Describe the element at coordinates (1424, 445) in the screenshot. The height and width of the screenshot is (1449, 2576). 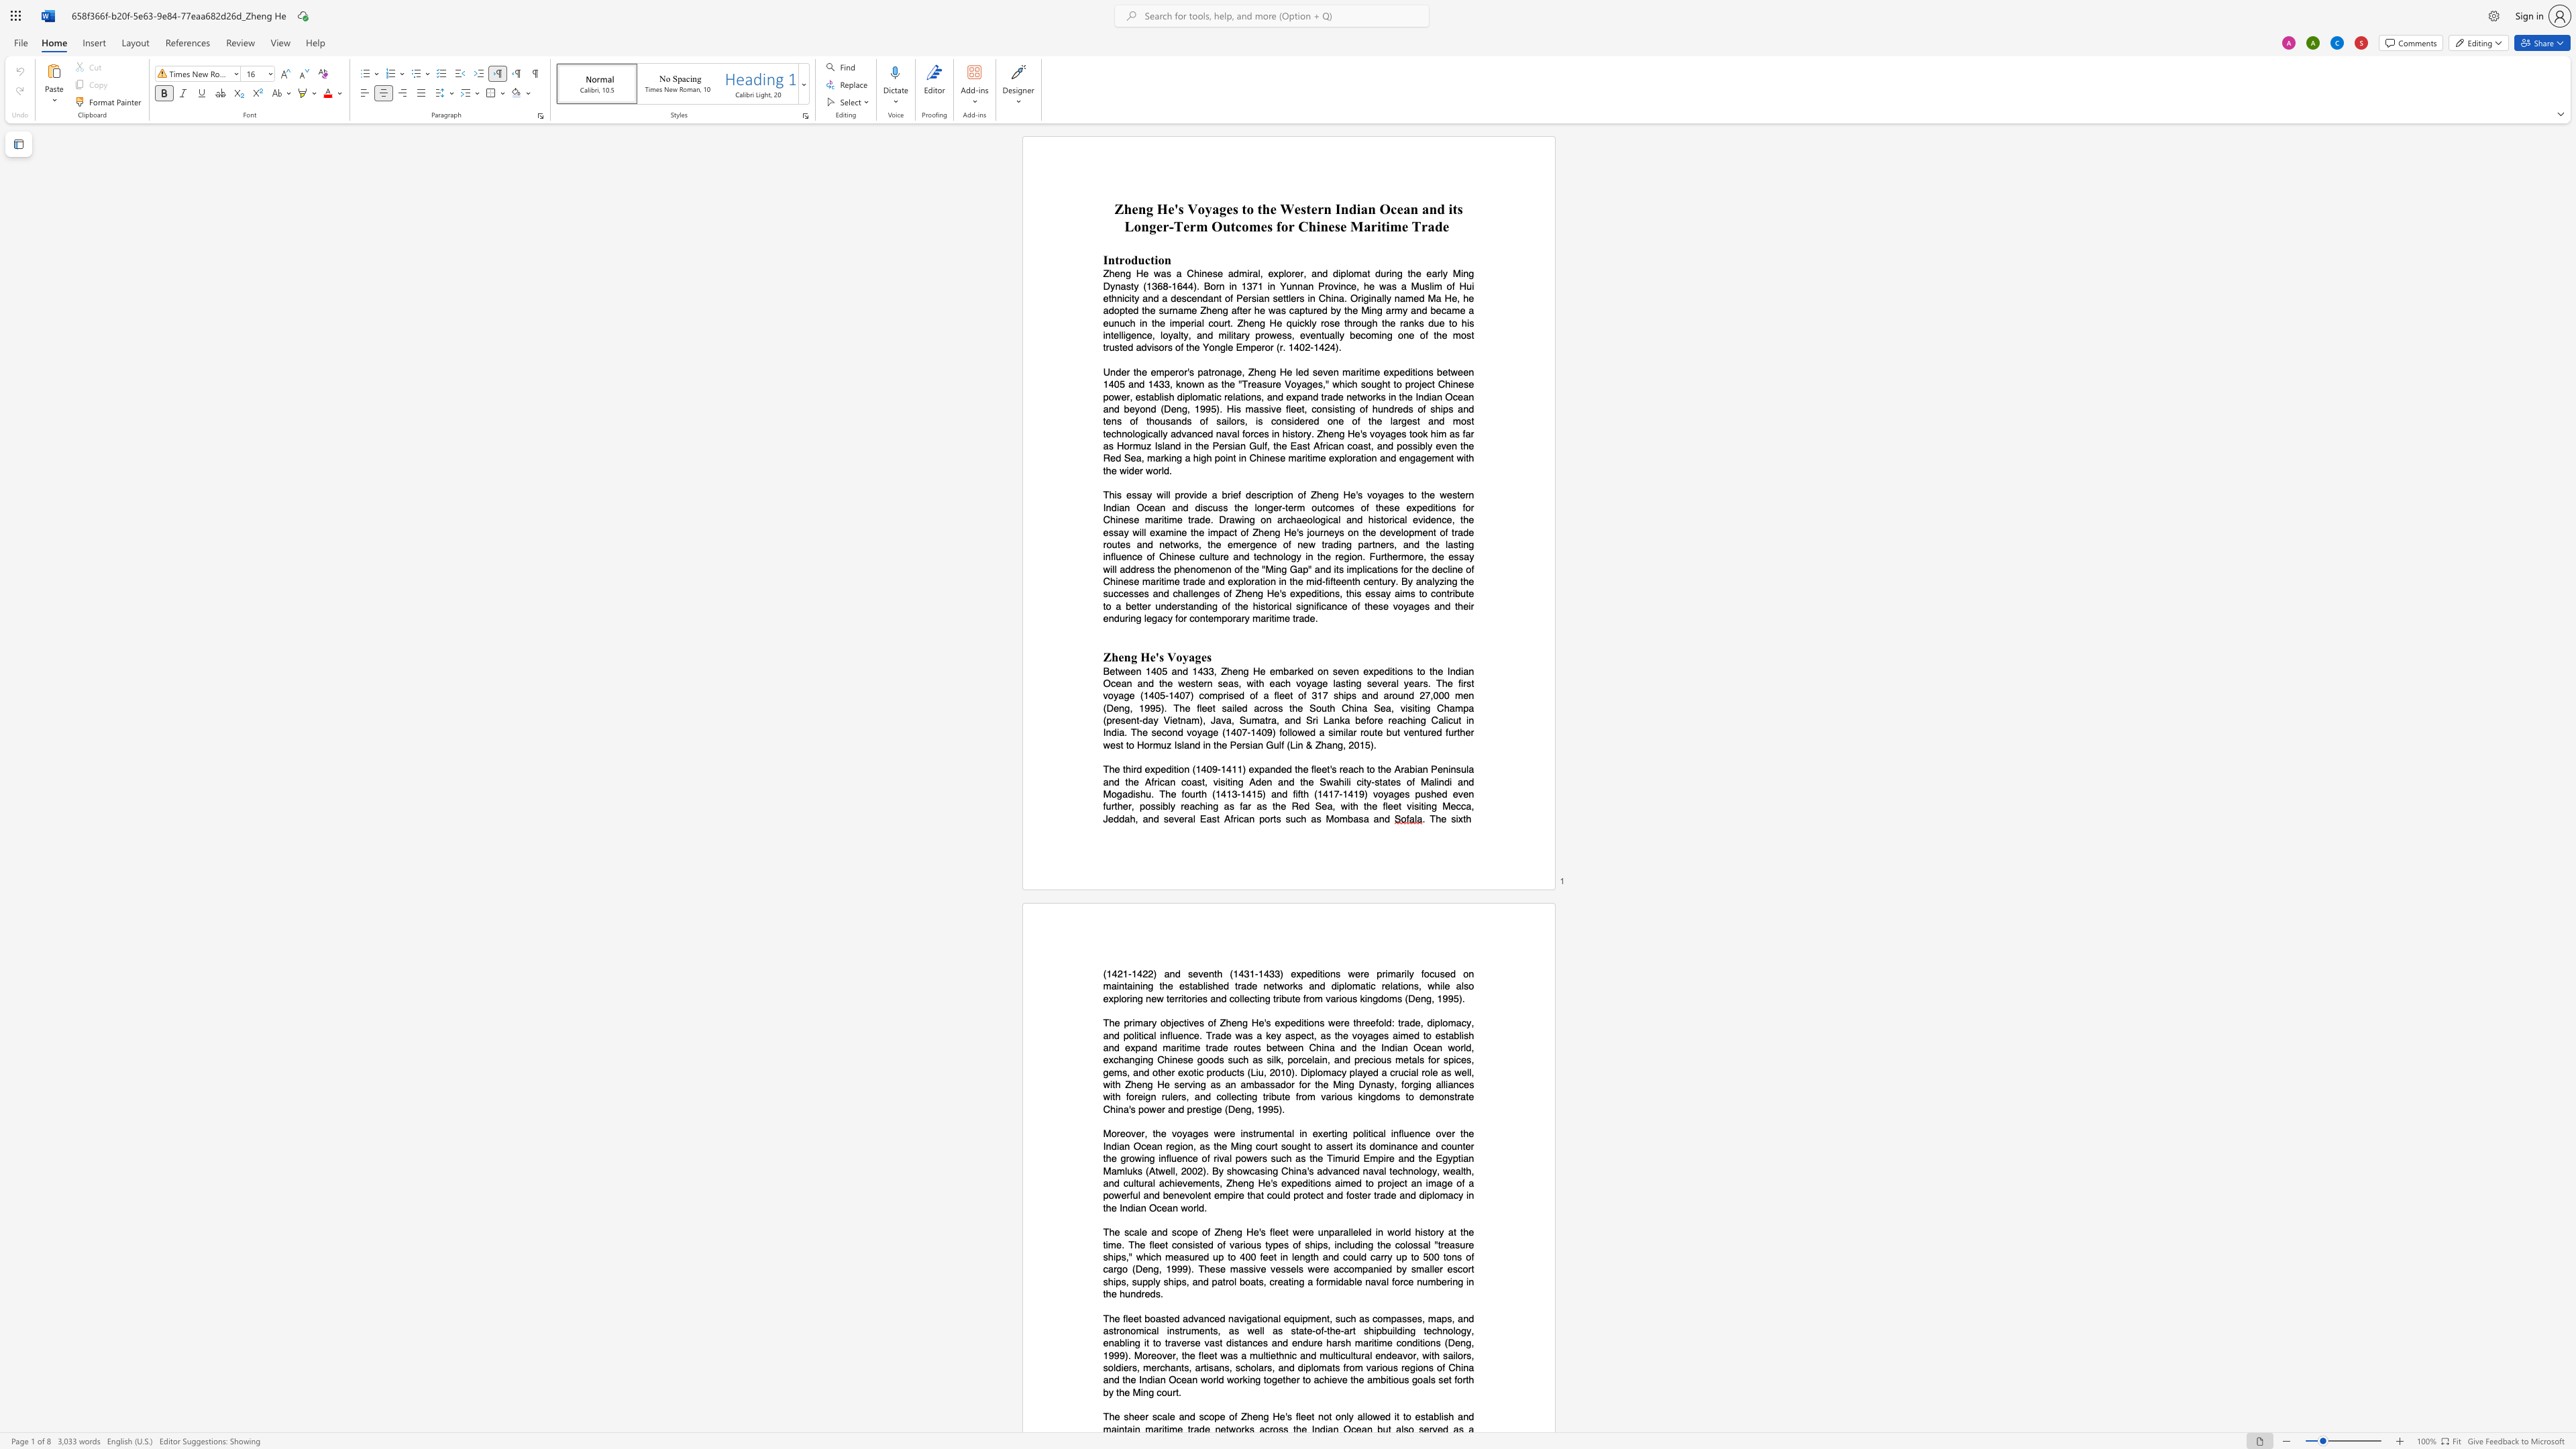
I see `the subset text "ly even" within the text "possibly even"` at that location.